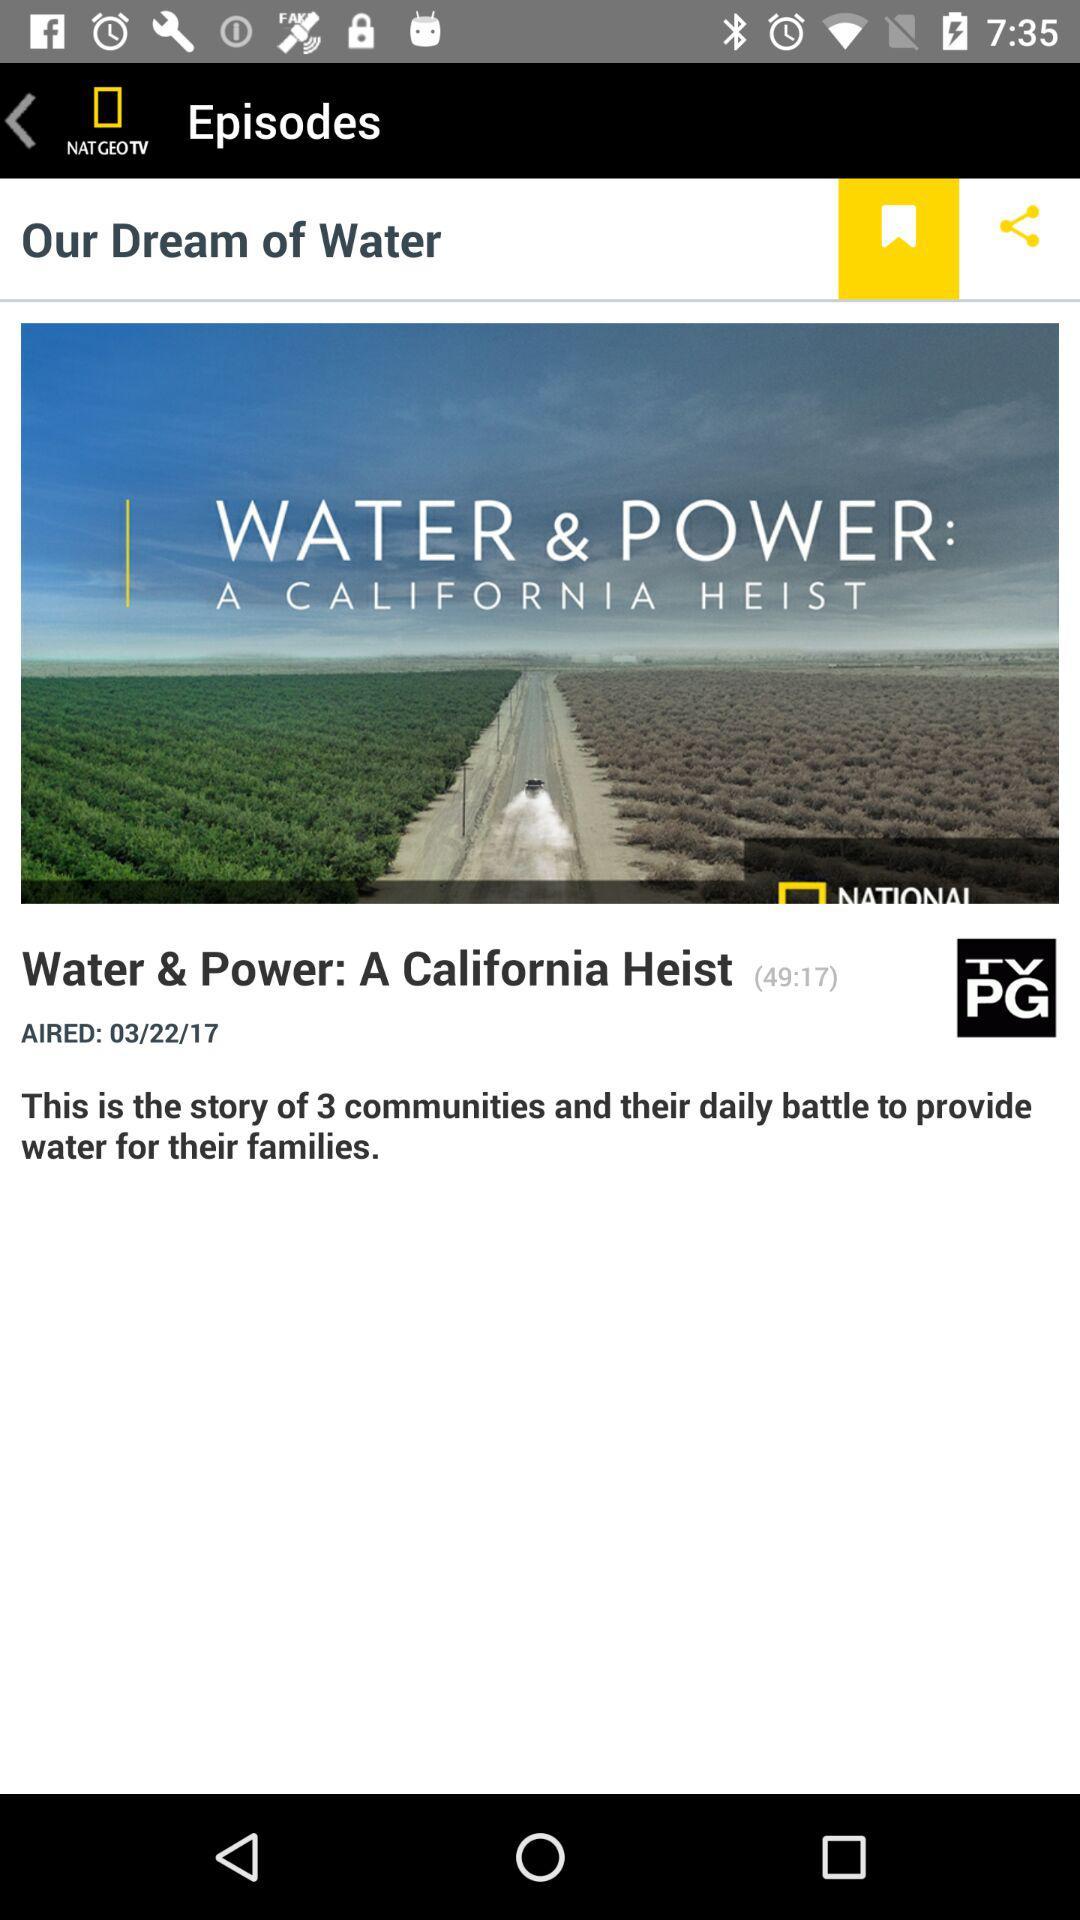 The width and height of the screenshot is (1080, 1920). I want to click on share button, so click(1019, 238).